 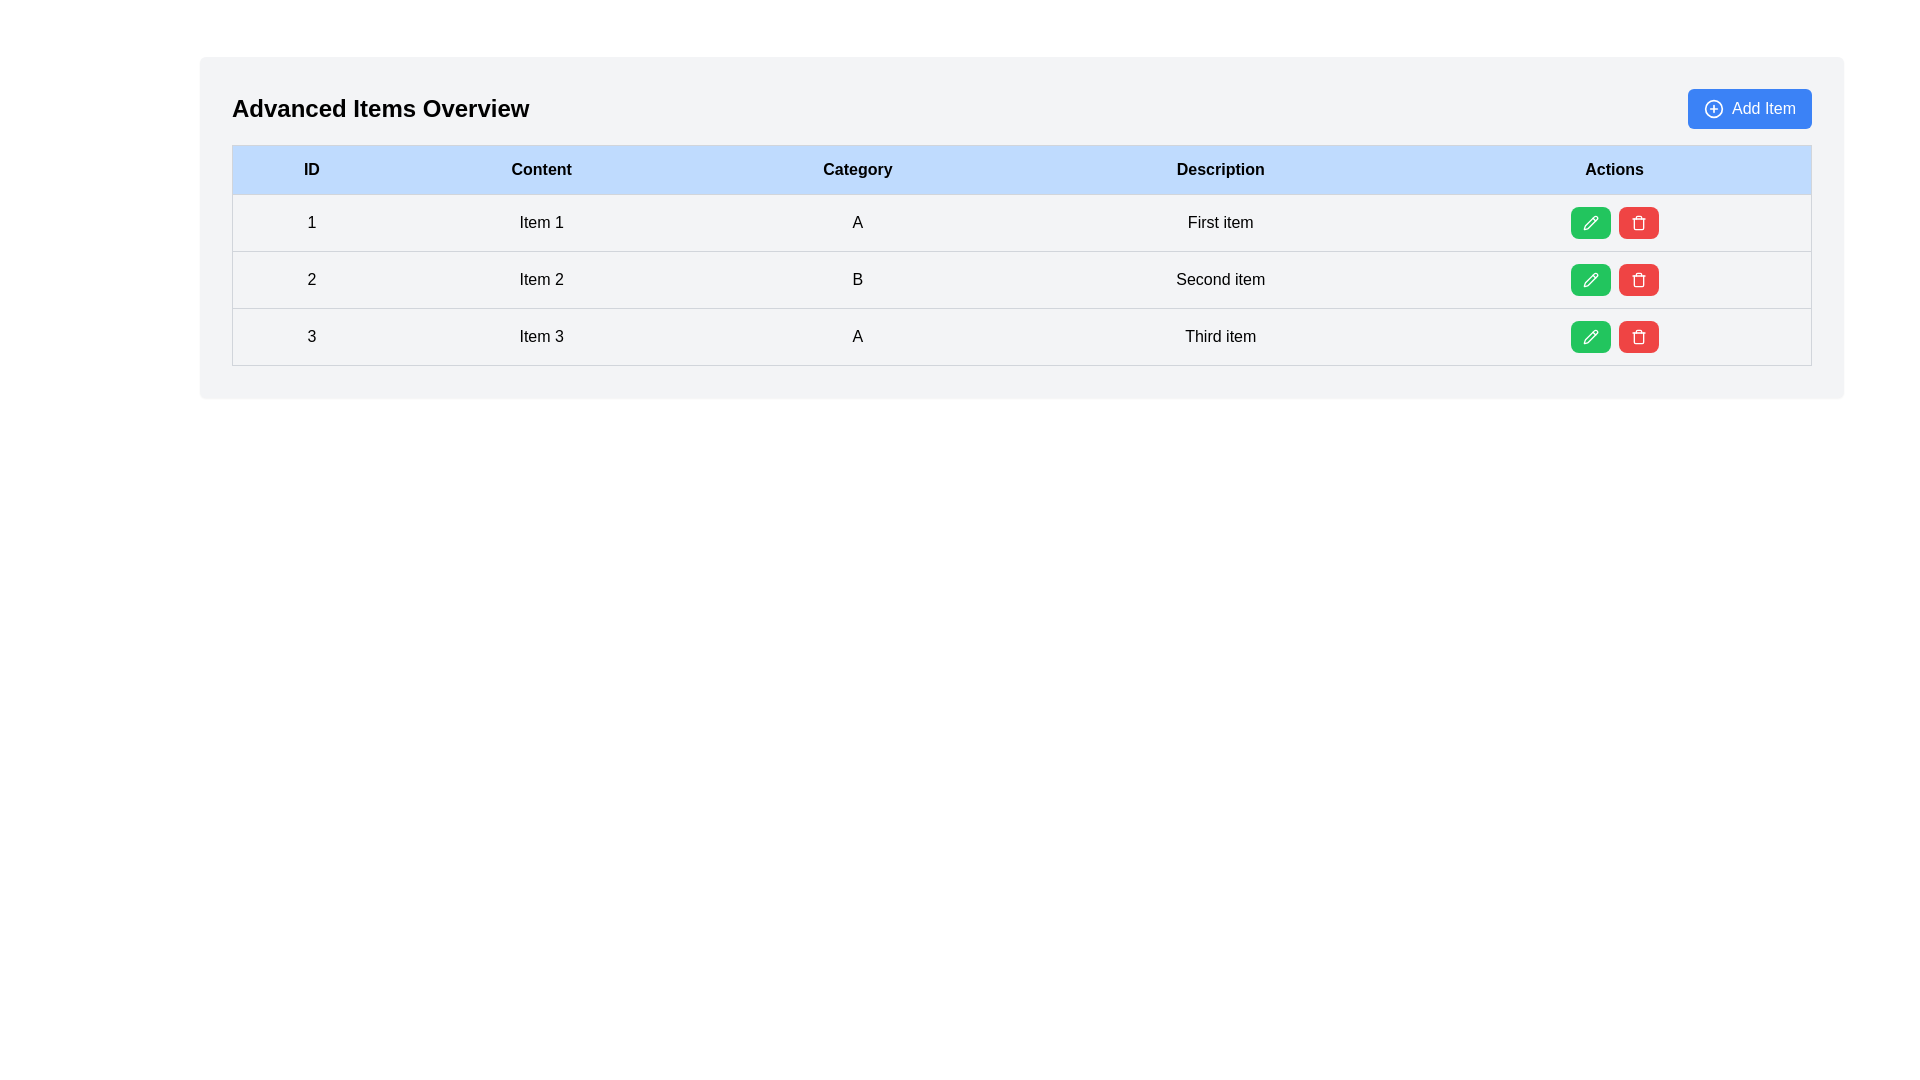 What do you see at coordinates (1589, 335) in the screenshot?
I see `the pencil-shaped icon within the green circular button in the 'Actions' column for 'Item 3'` at bounding box center [1589, 335].